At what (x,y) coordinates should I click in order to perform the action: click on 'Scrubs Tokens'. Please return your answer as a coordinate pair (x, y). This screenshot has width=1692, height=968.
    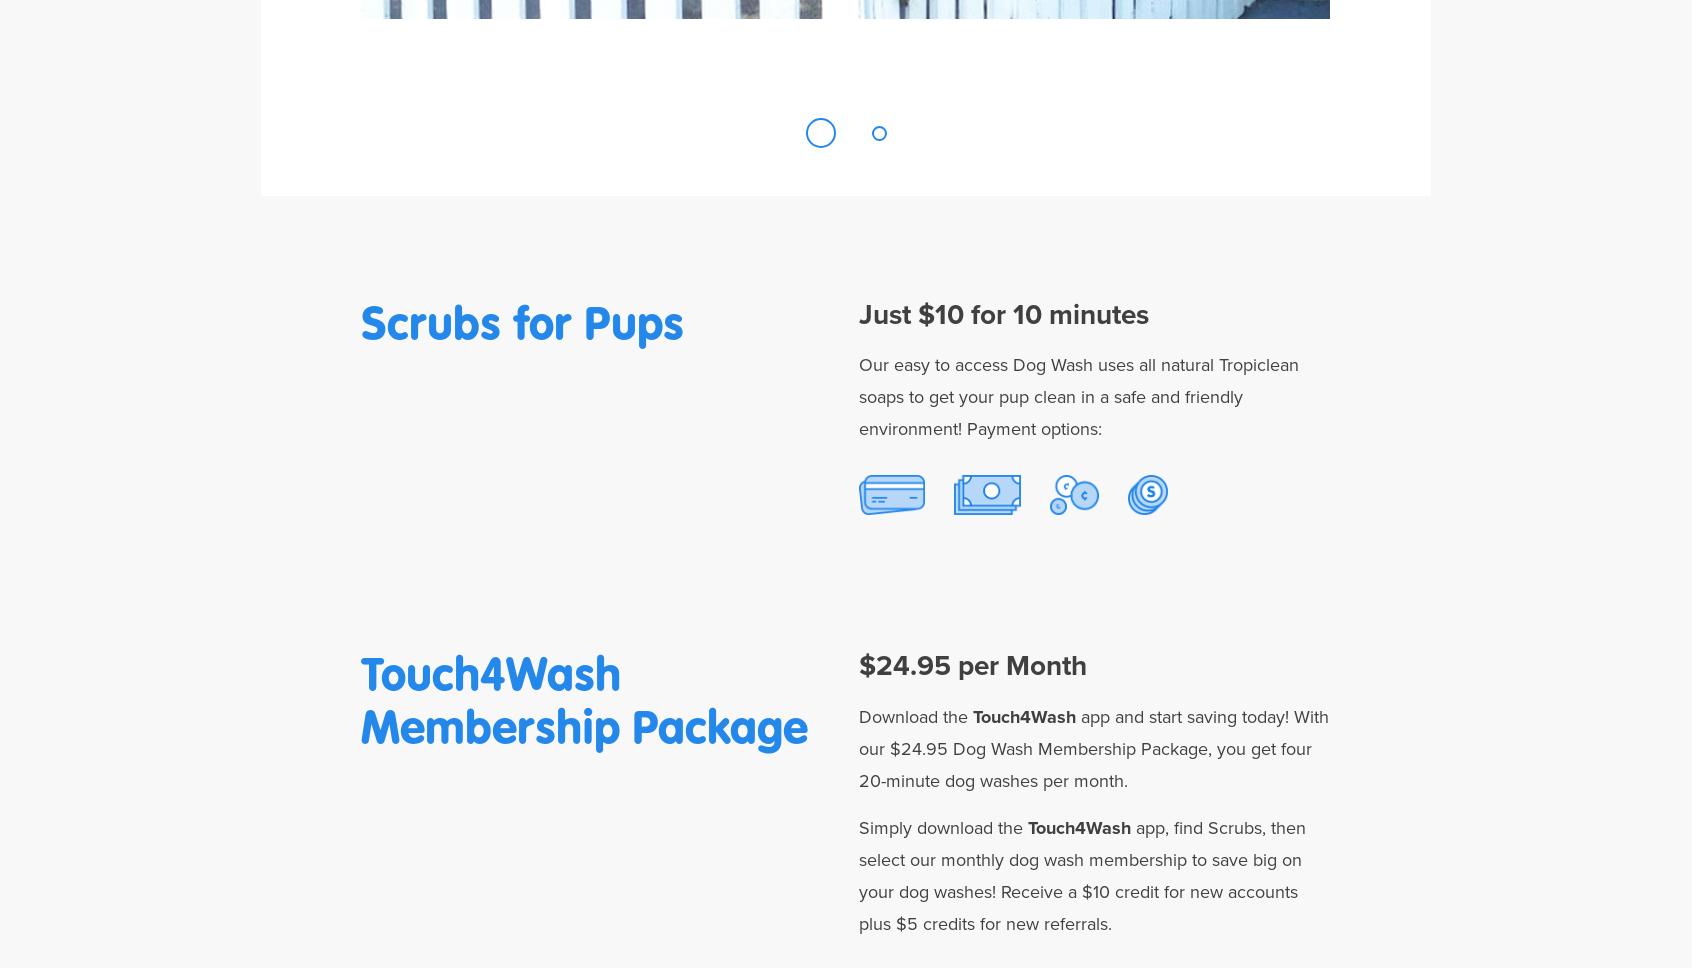
    Looking at the image, I should click on (1146, 561).